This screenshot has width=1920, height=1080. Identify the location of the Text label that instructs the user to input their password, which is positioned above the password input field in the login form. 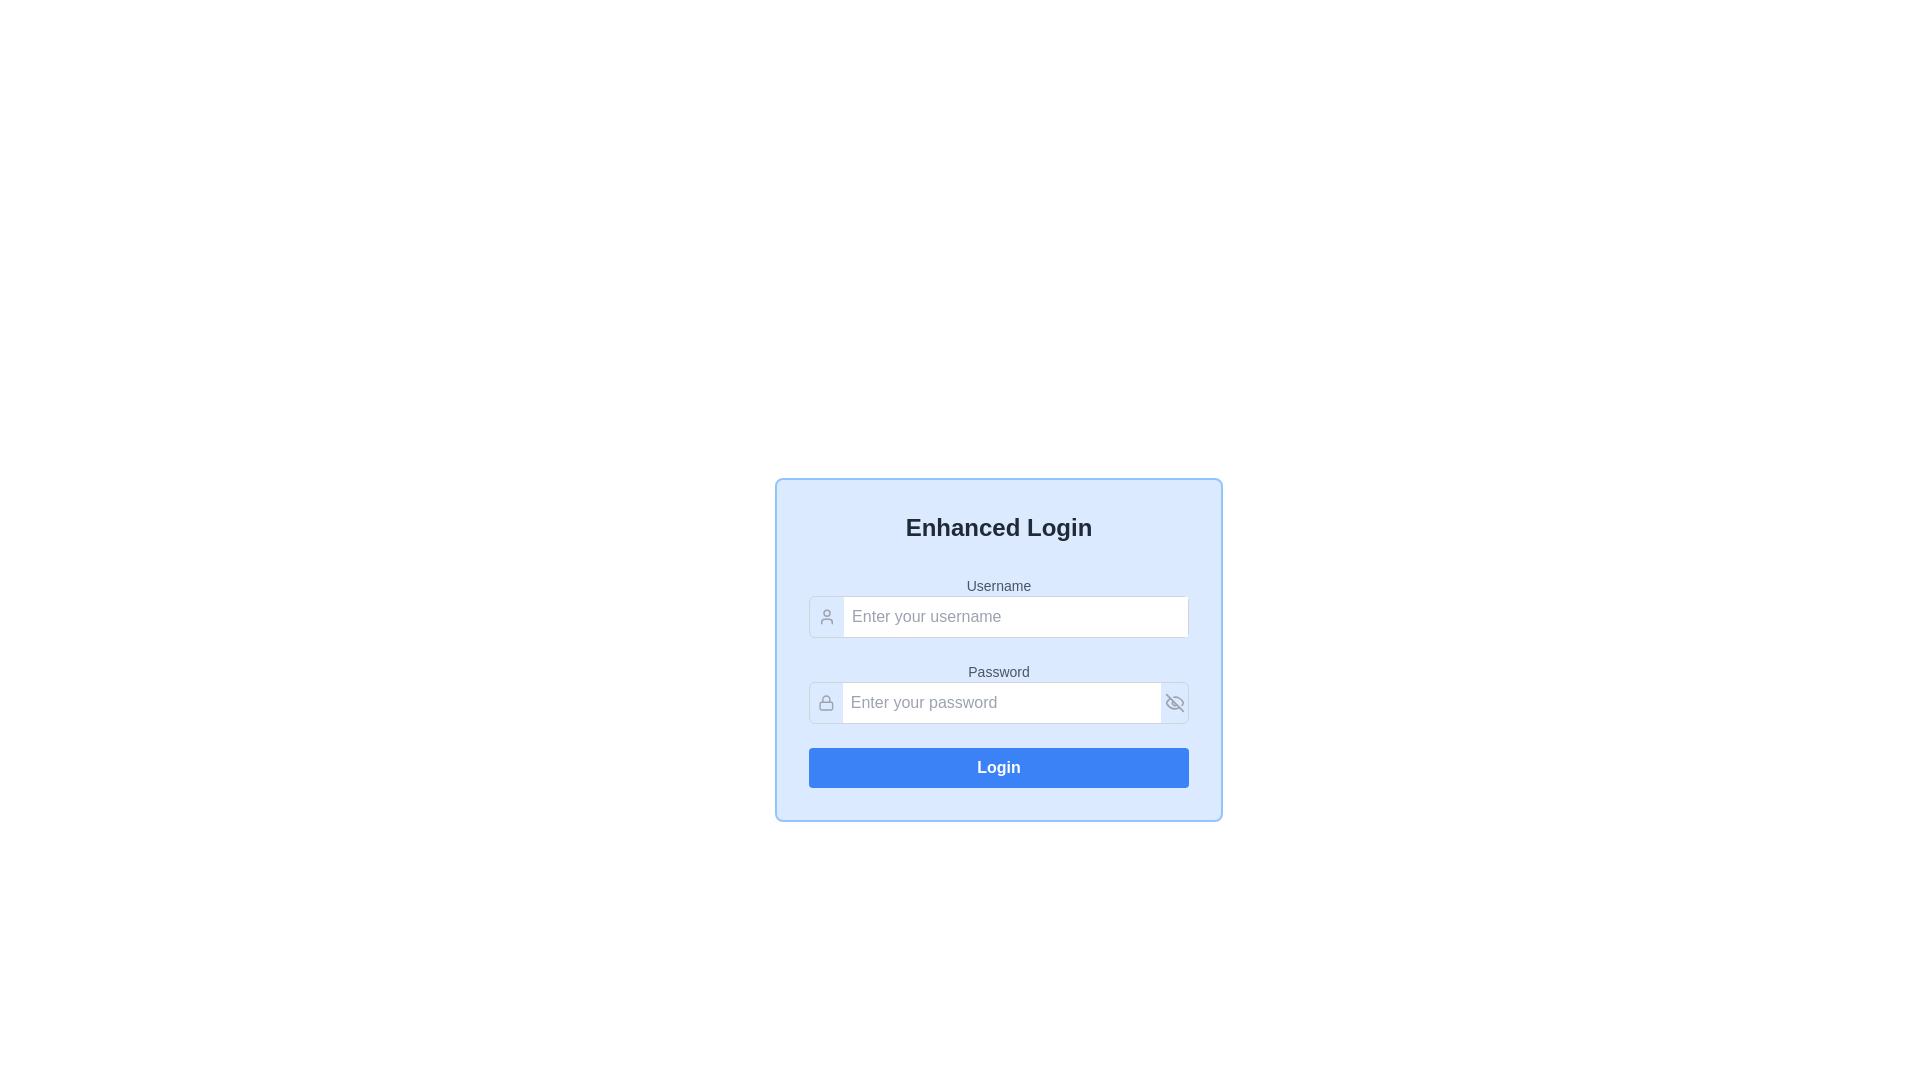
(998, 671).